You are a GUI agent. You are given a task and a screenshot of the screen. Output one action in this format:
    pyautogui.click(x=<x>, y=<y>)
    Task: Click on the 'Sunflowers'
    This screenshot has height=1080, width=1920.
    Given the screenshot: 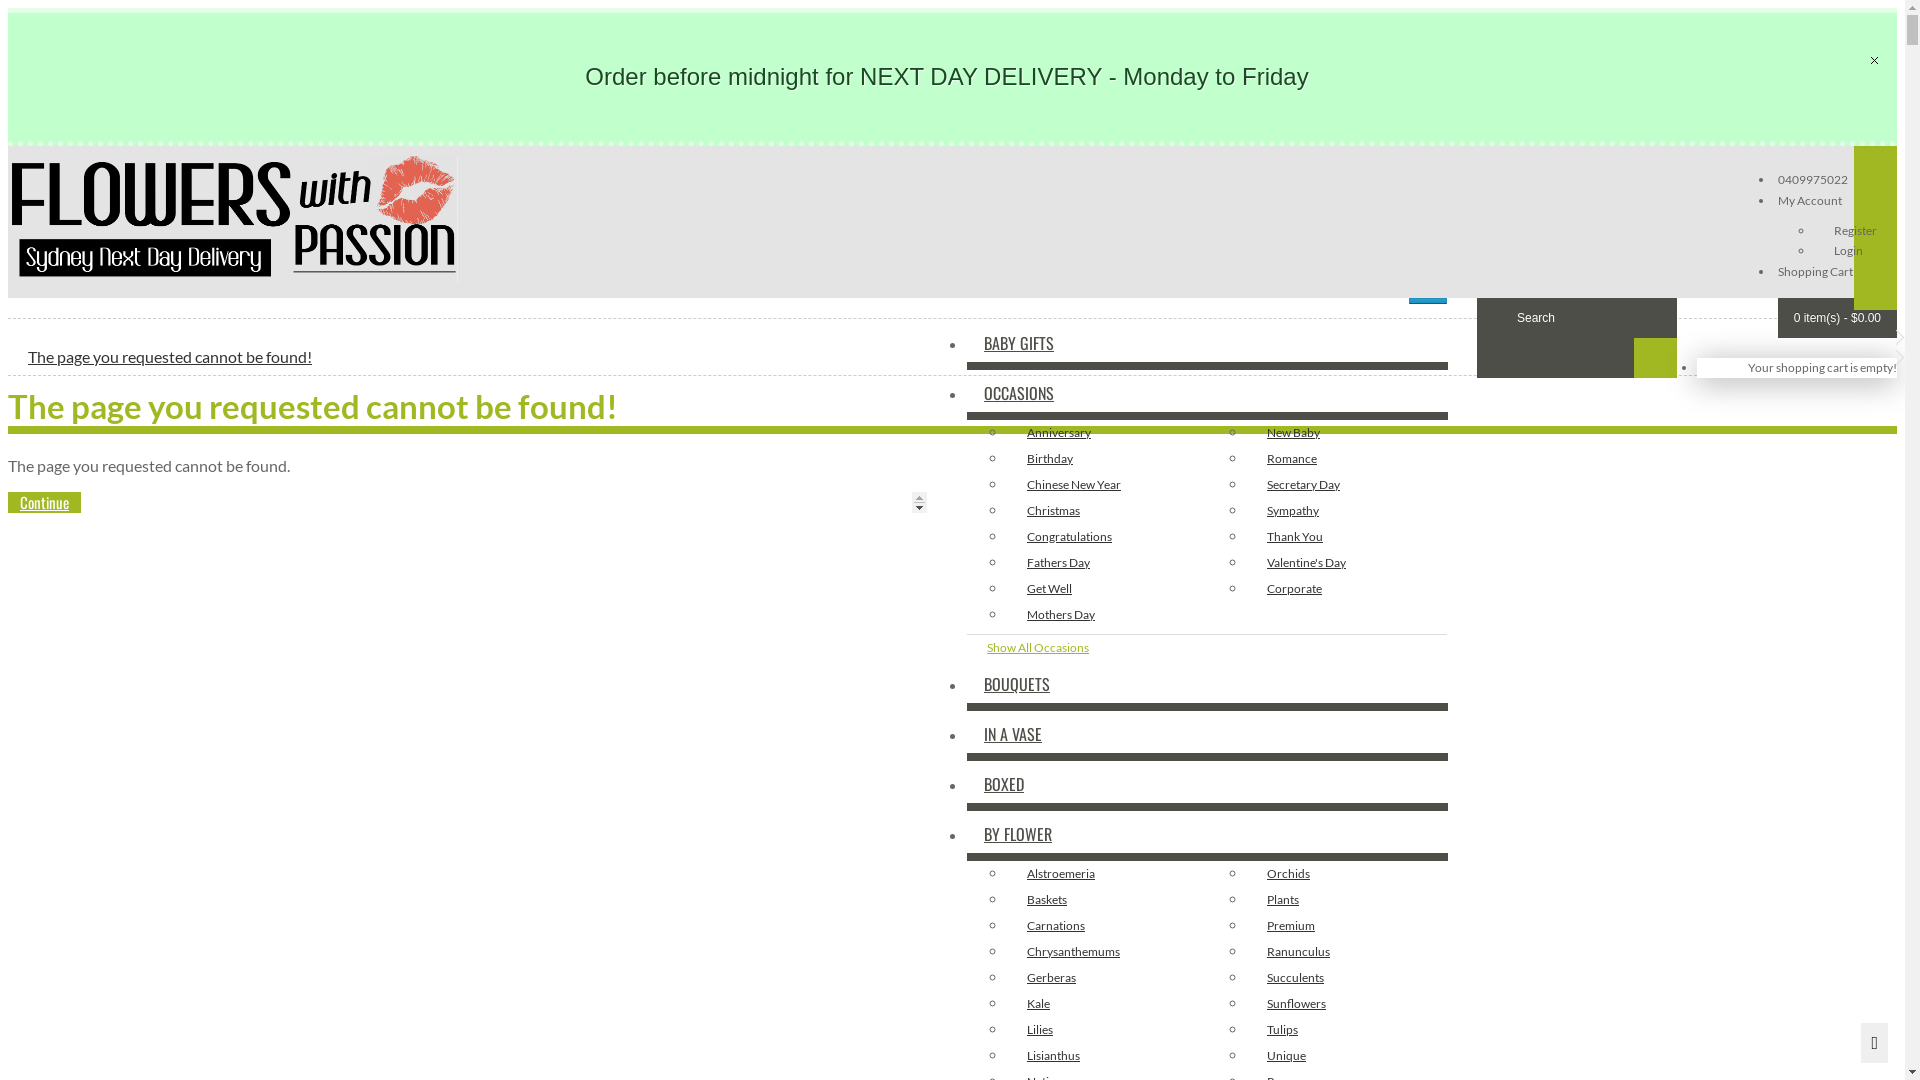 What is the action you would take?
    pyautogui.click(x=1246, y=1002)
    